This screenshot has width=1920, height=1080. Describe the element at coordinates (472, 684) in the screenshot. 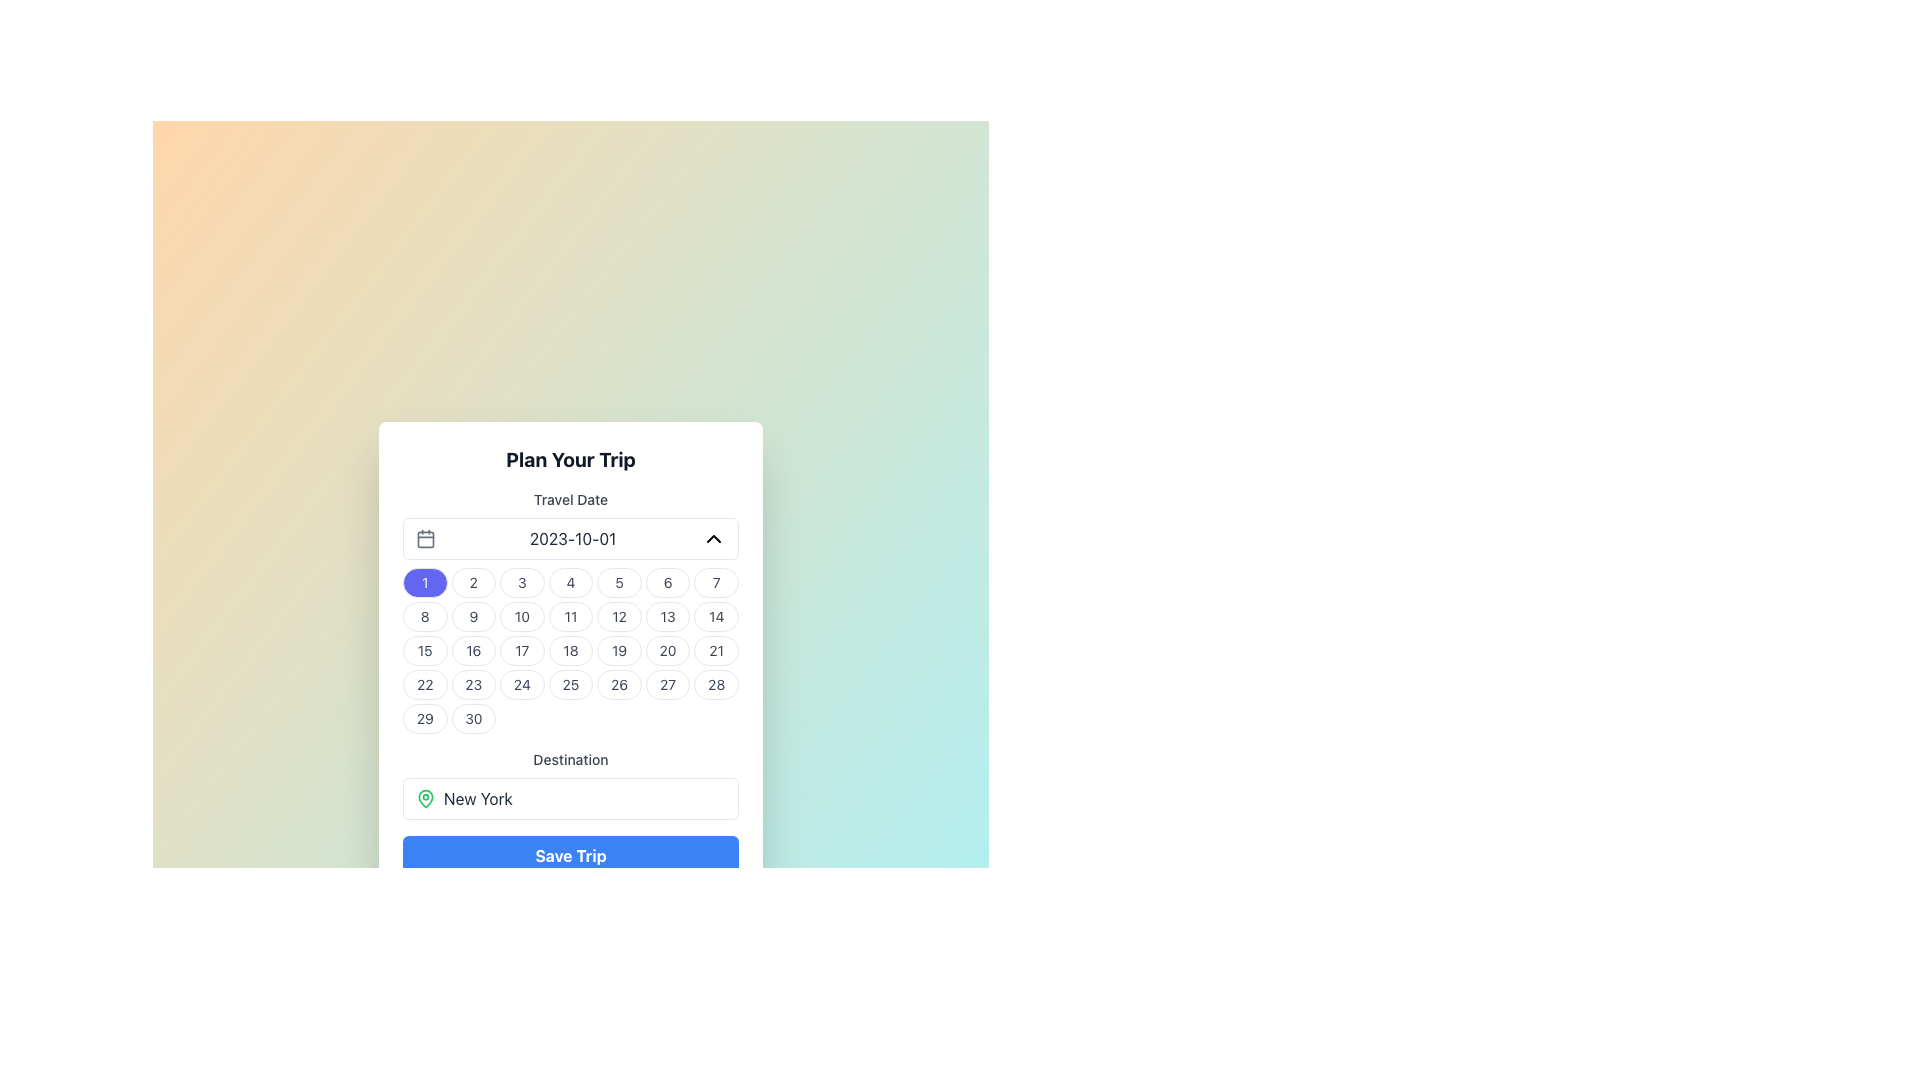

I see `the circular button displaying the number '23' in the second column of the fourth row within the calendar interface` at that location.